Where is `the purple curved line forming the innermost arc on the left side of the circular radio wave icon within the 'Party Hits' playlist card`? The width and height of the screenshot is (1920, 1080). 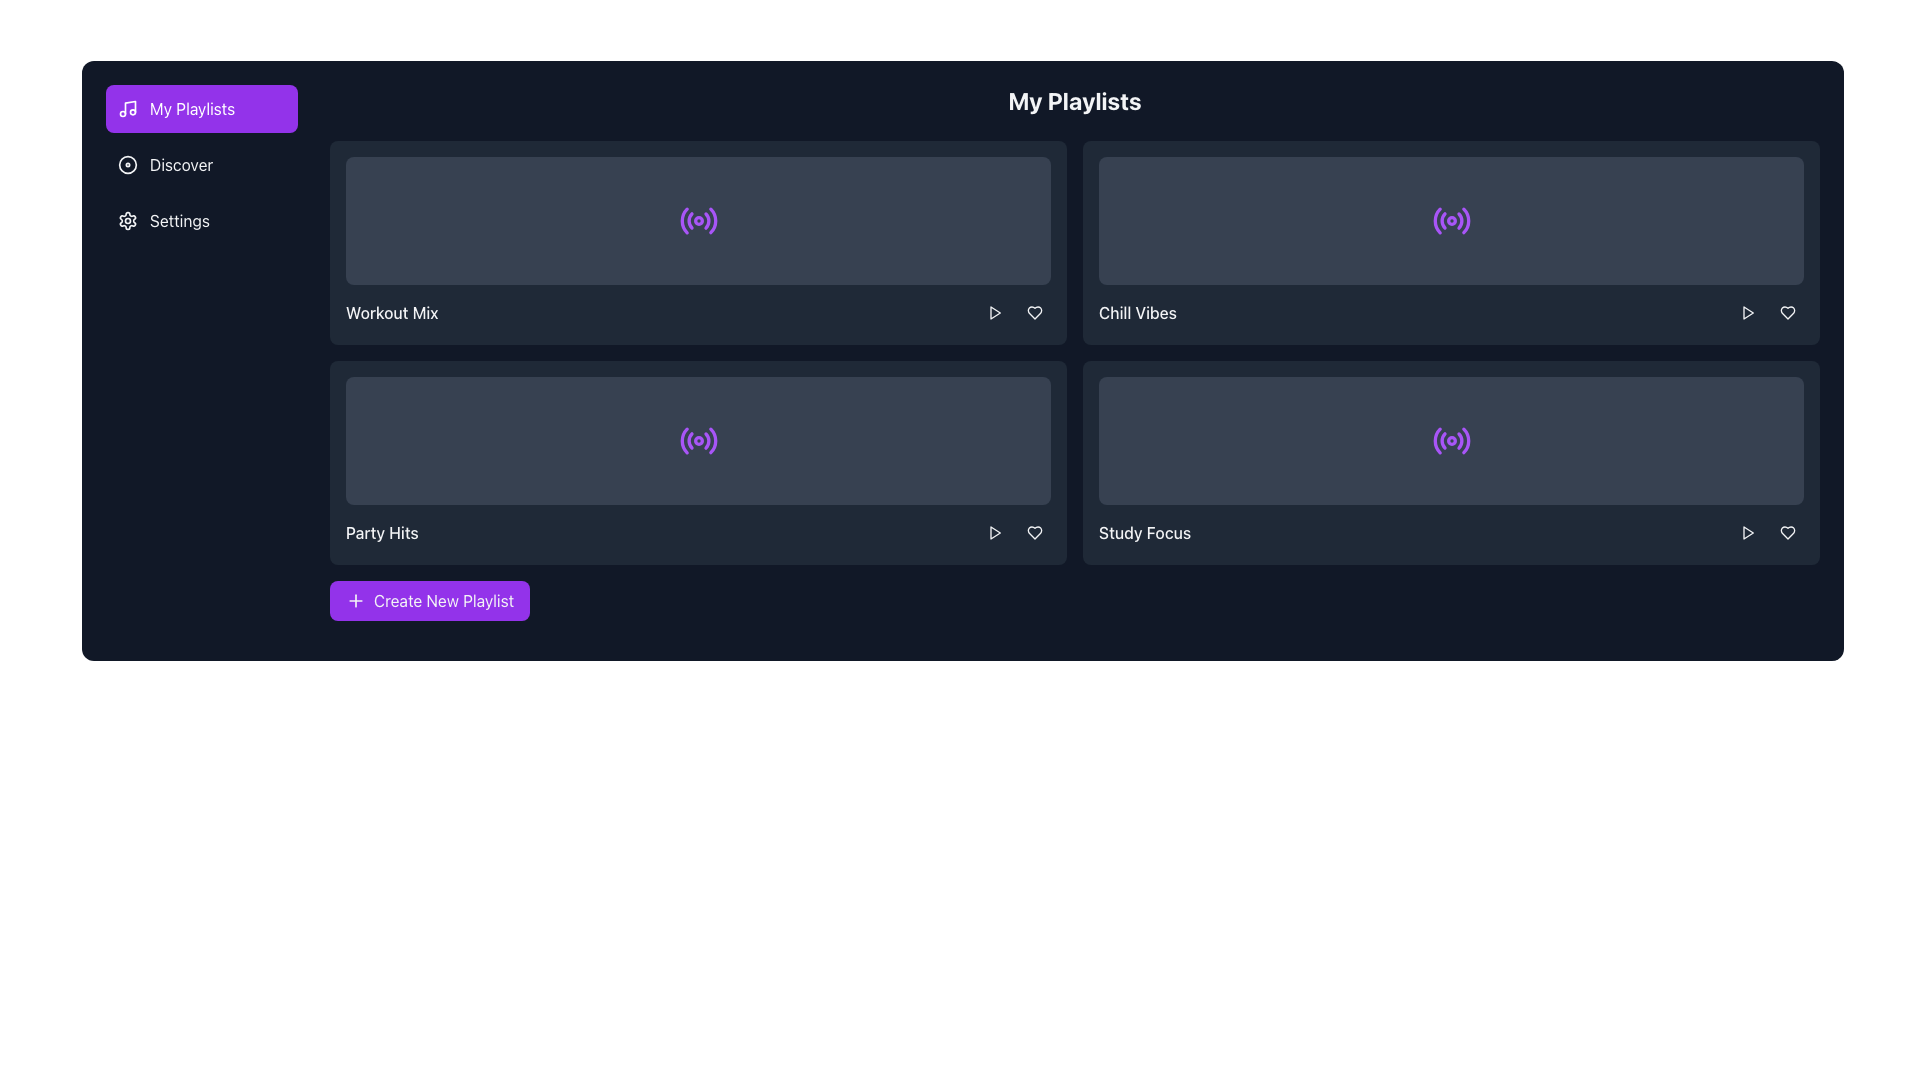 the purple curved line forming the innermost arc on the left side of the circular radio wave icon within the 'Party Hits' playlist card is located at coordinates (684, 439).